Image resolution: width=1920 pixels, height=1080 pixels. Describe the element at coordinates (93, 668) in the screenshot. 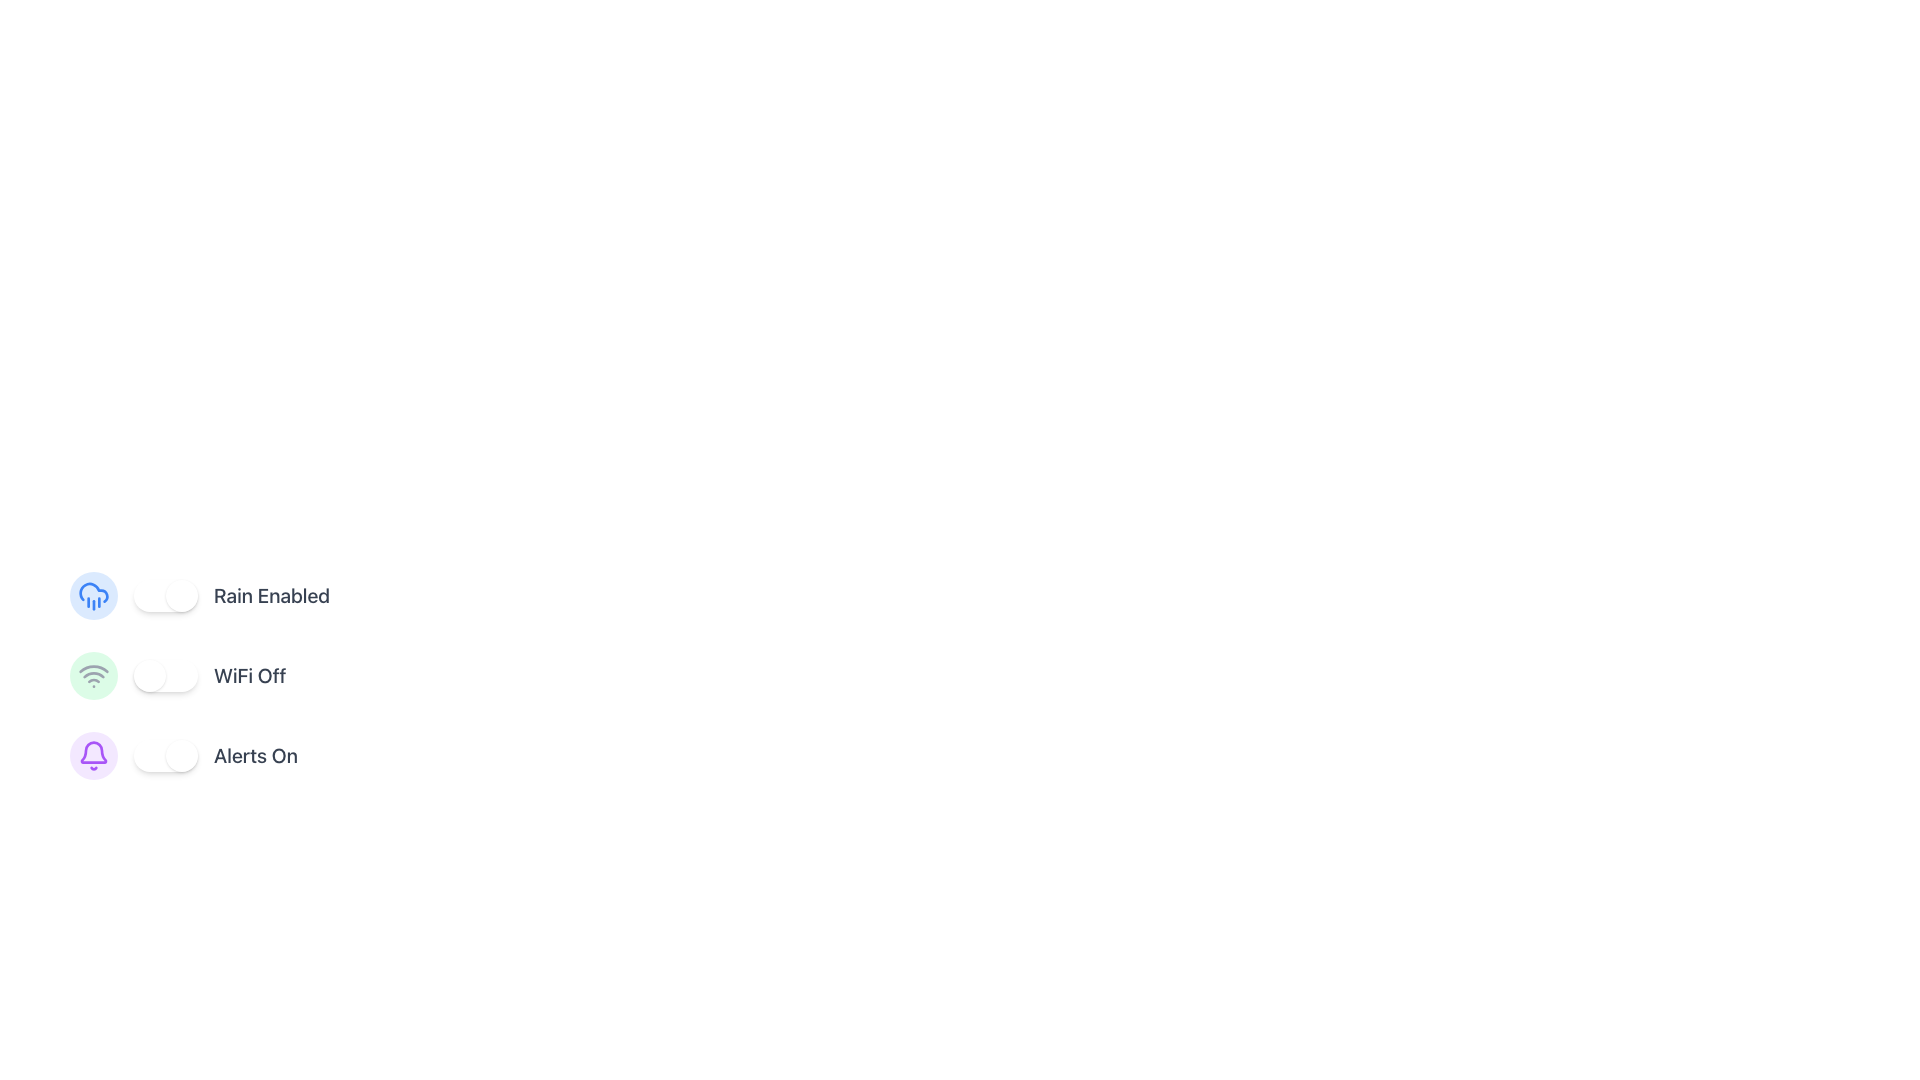

I see `the second arc segment of the WiFi icon, which is part of an SVG graphic representation of a WiFi signal` at that location.